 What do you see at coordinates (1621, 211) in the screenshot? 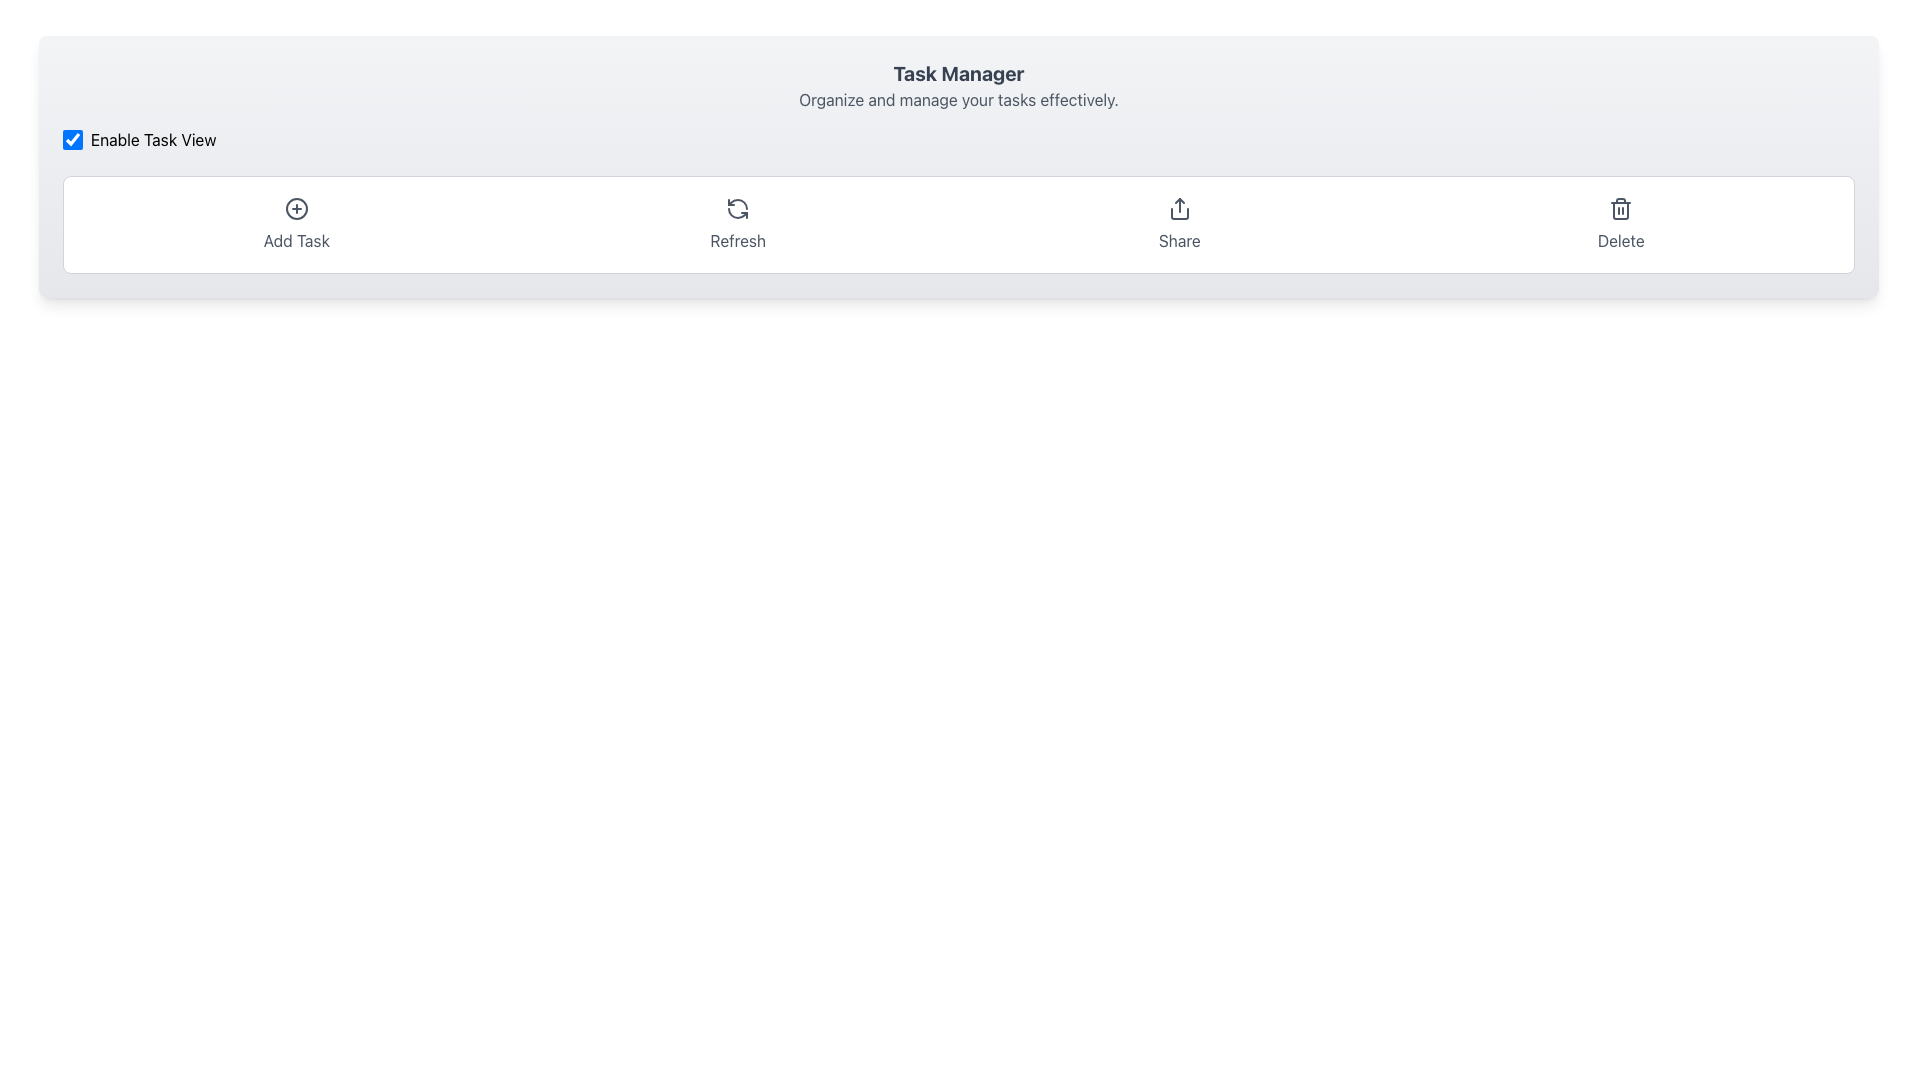
I see `the delete icon button located on the right-most side of the action buttons row` at bounding box center [1621, 211].